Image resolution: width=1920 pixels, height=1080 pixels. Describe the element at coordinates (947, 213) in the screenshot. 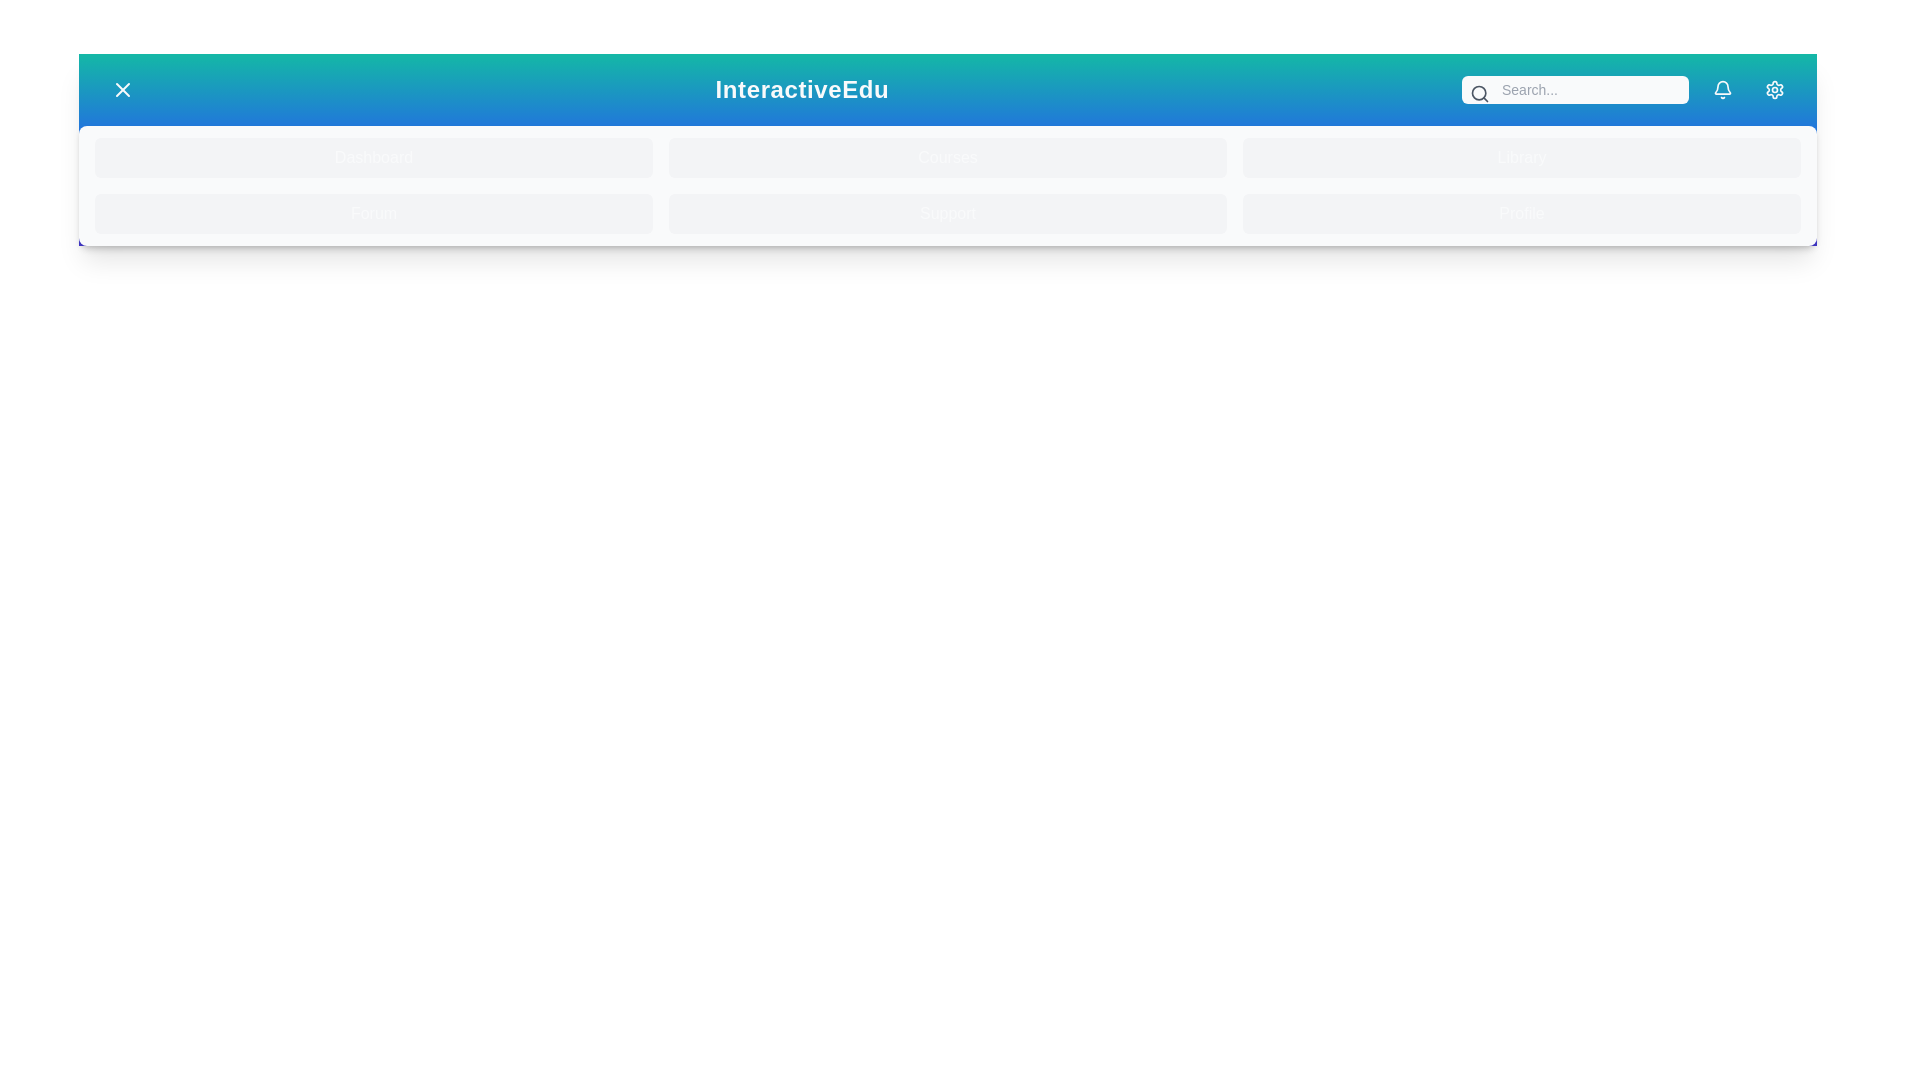

I see `the menu item Support from the menu` at that location.